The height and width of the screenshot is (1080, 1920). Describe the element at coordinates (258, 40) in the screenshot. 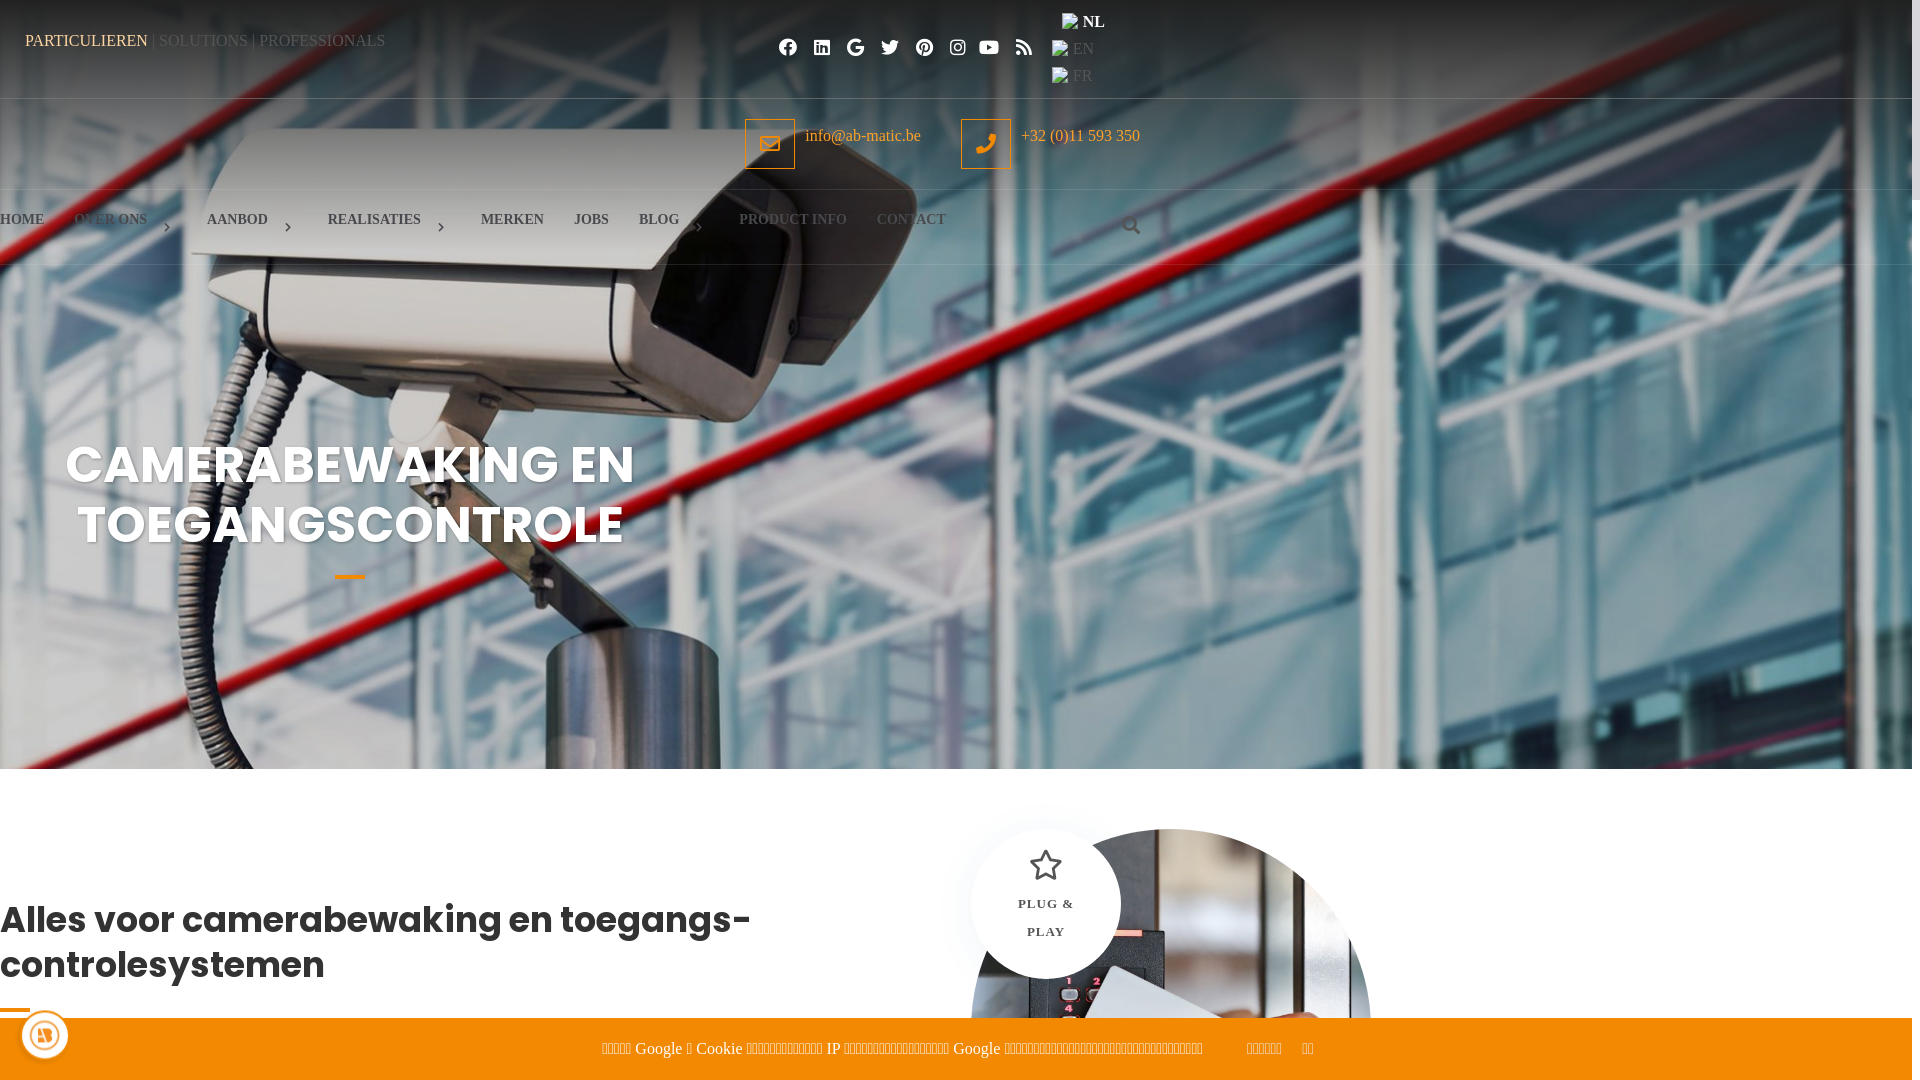

I see `'PROFESSIONALS'` at that location.